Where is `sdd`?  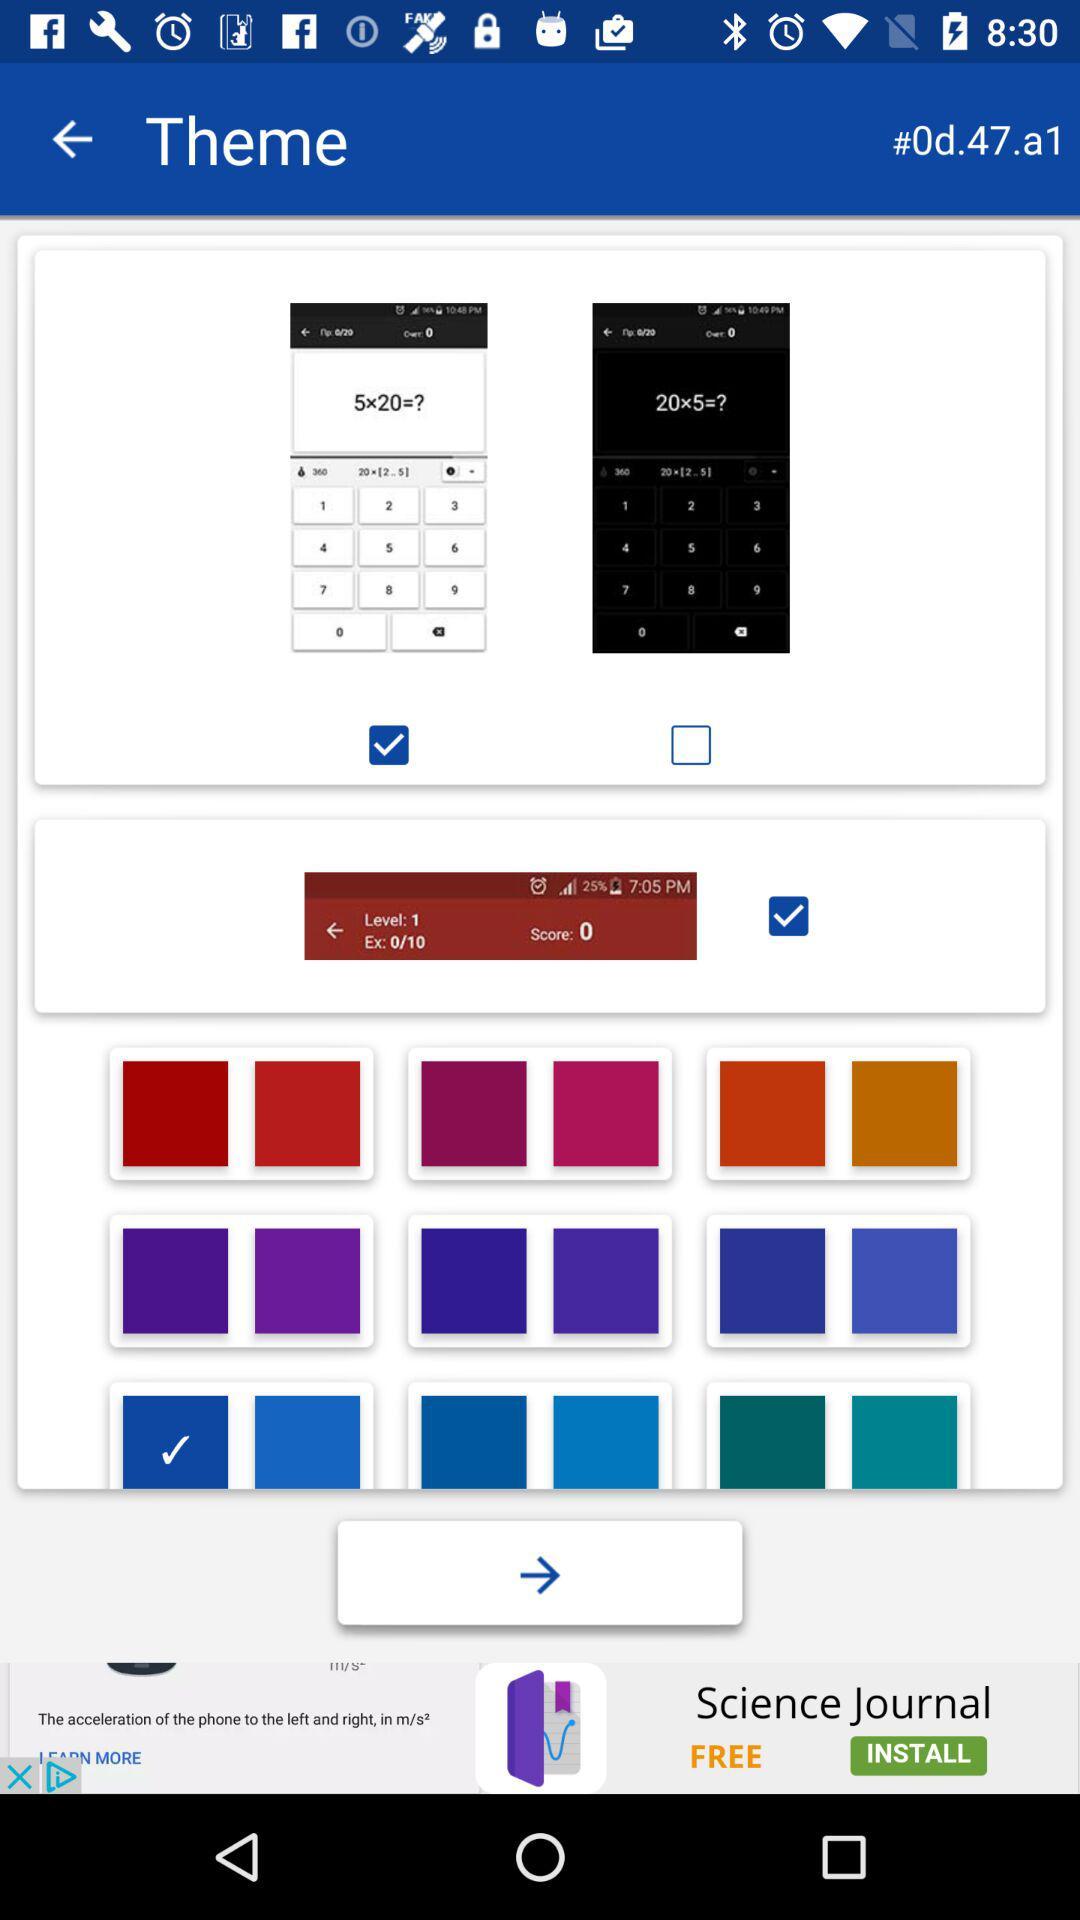
sdd is located at coordinates (474, 1448).